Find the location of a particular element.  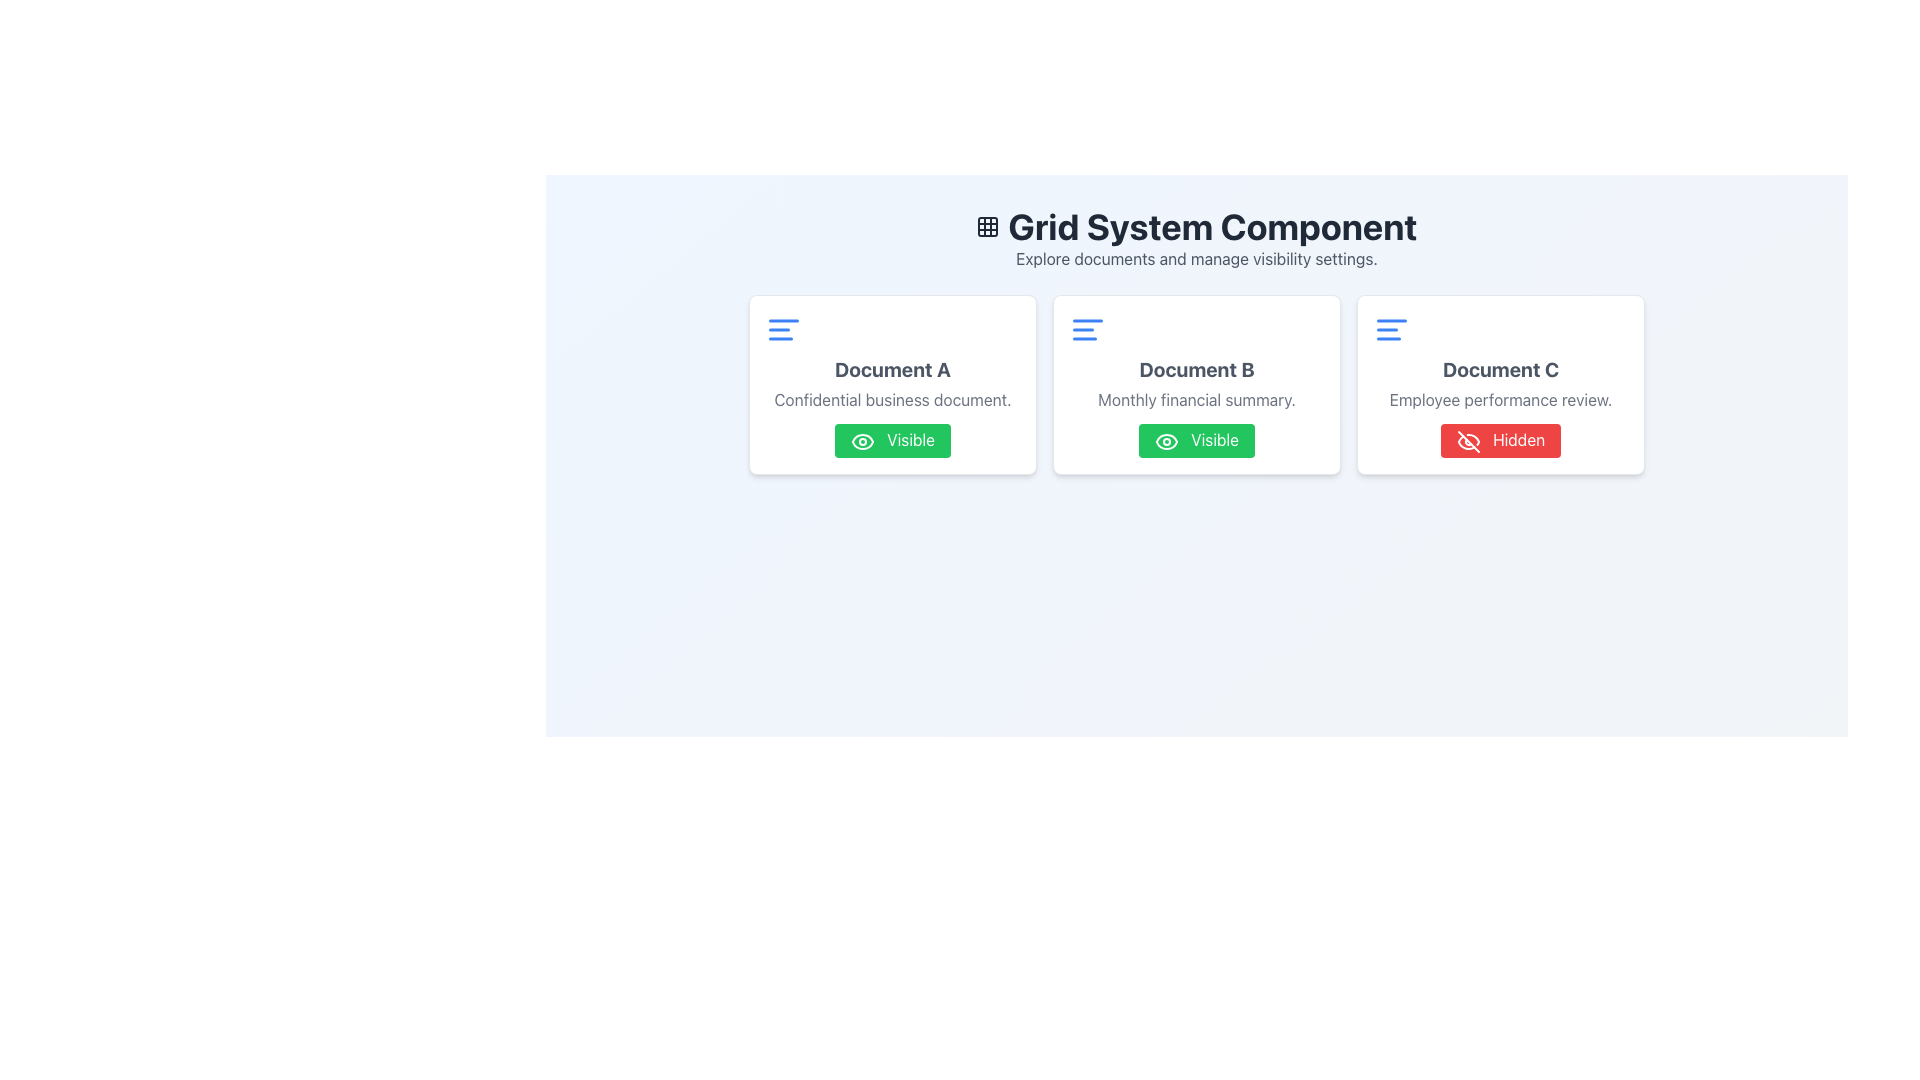

the text label that serves as the title for the section, indicating 'Grid System Component.' is located at coordinates (1196, 226).